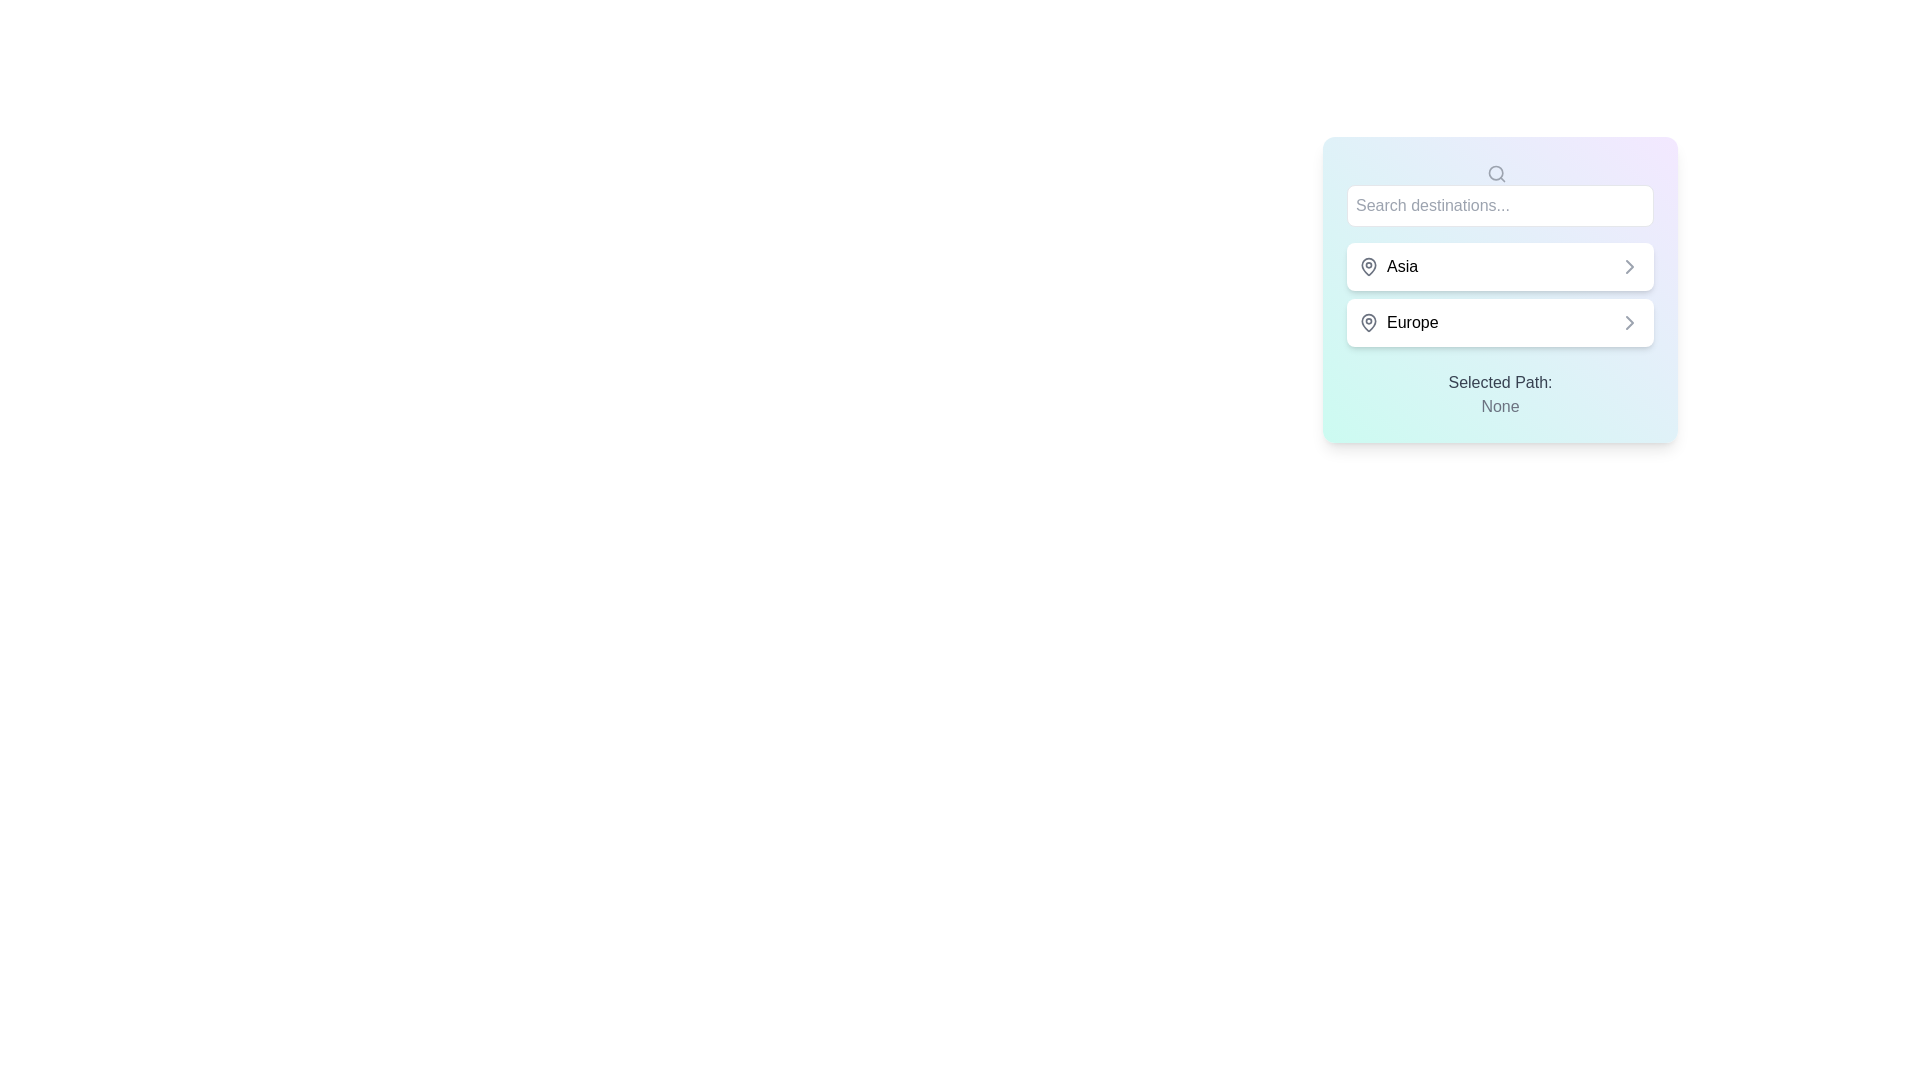  I want to click on purpose of the geographical location icon located to the left of the text 'Europe' in the second row of the list, so click(1367, 322).